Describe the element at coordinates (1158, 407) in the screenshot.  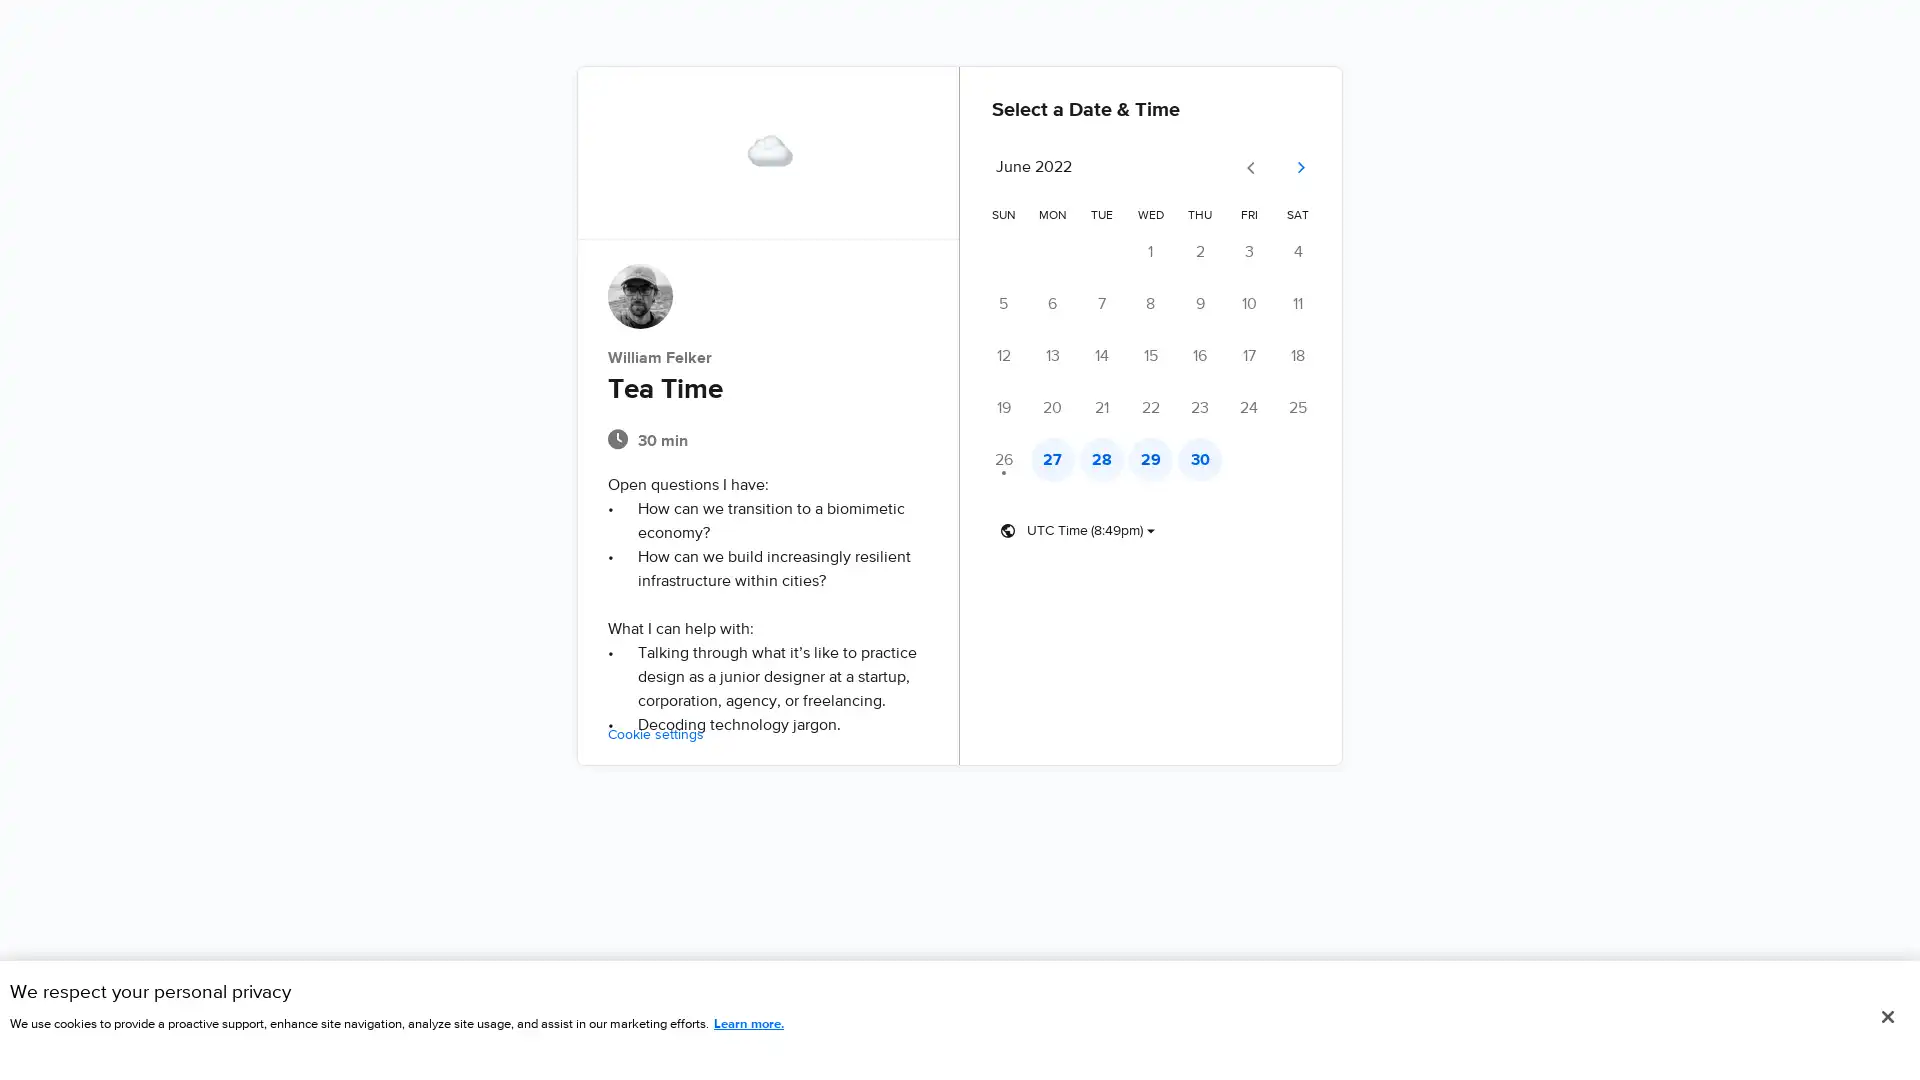
I see `Wednesday, June 22 - No times available` at that location.